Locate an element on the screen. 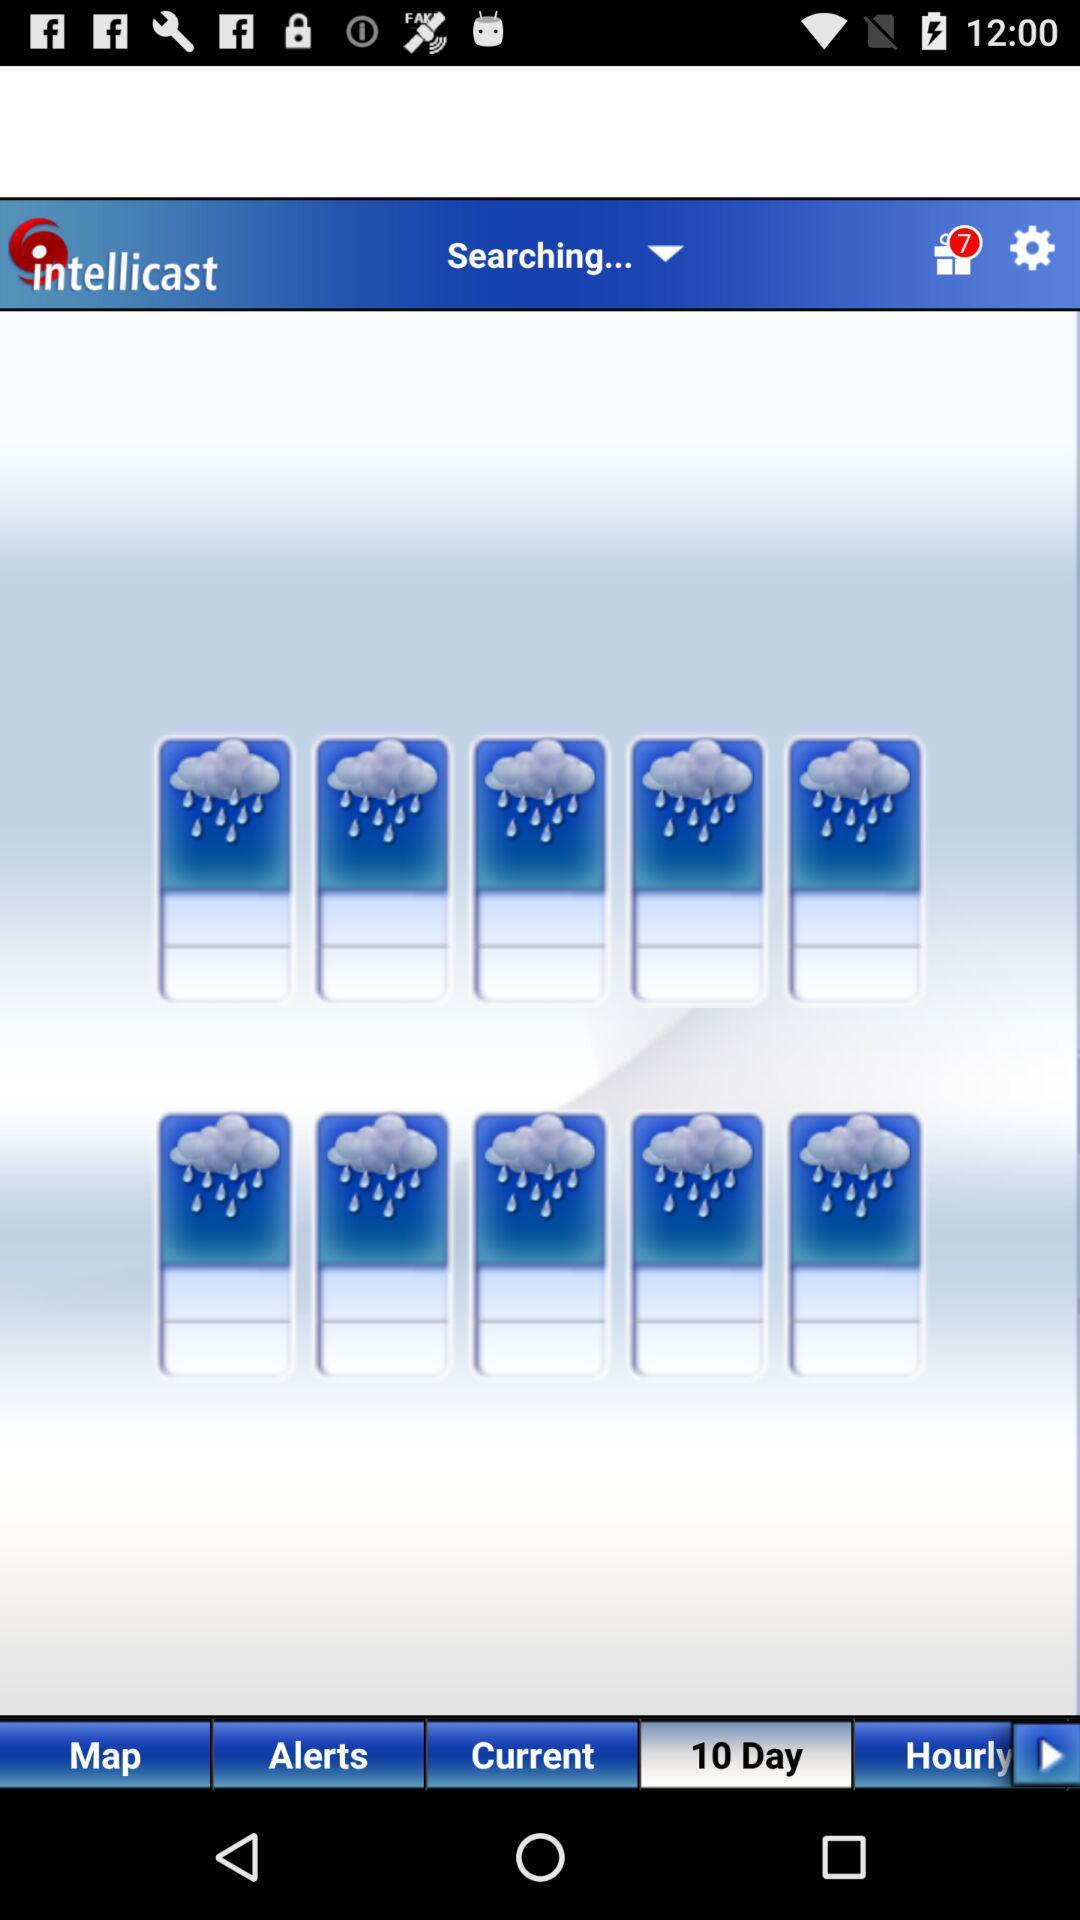 The image size is (1080, 1920). the text searching along with the drop down button is located at coordinates (566, 253).